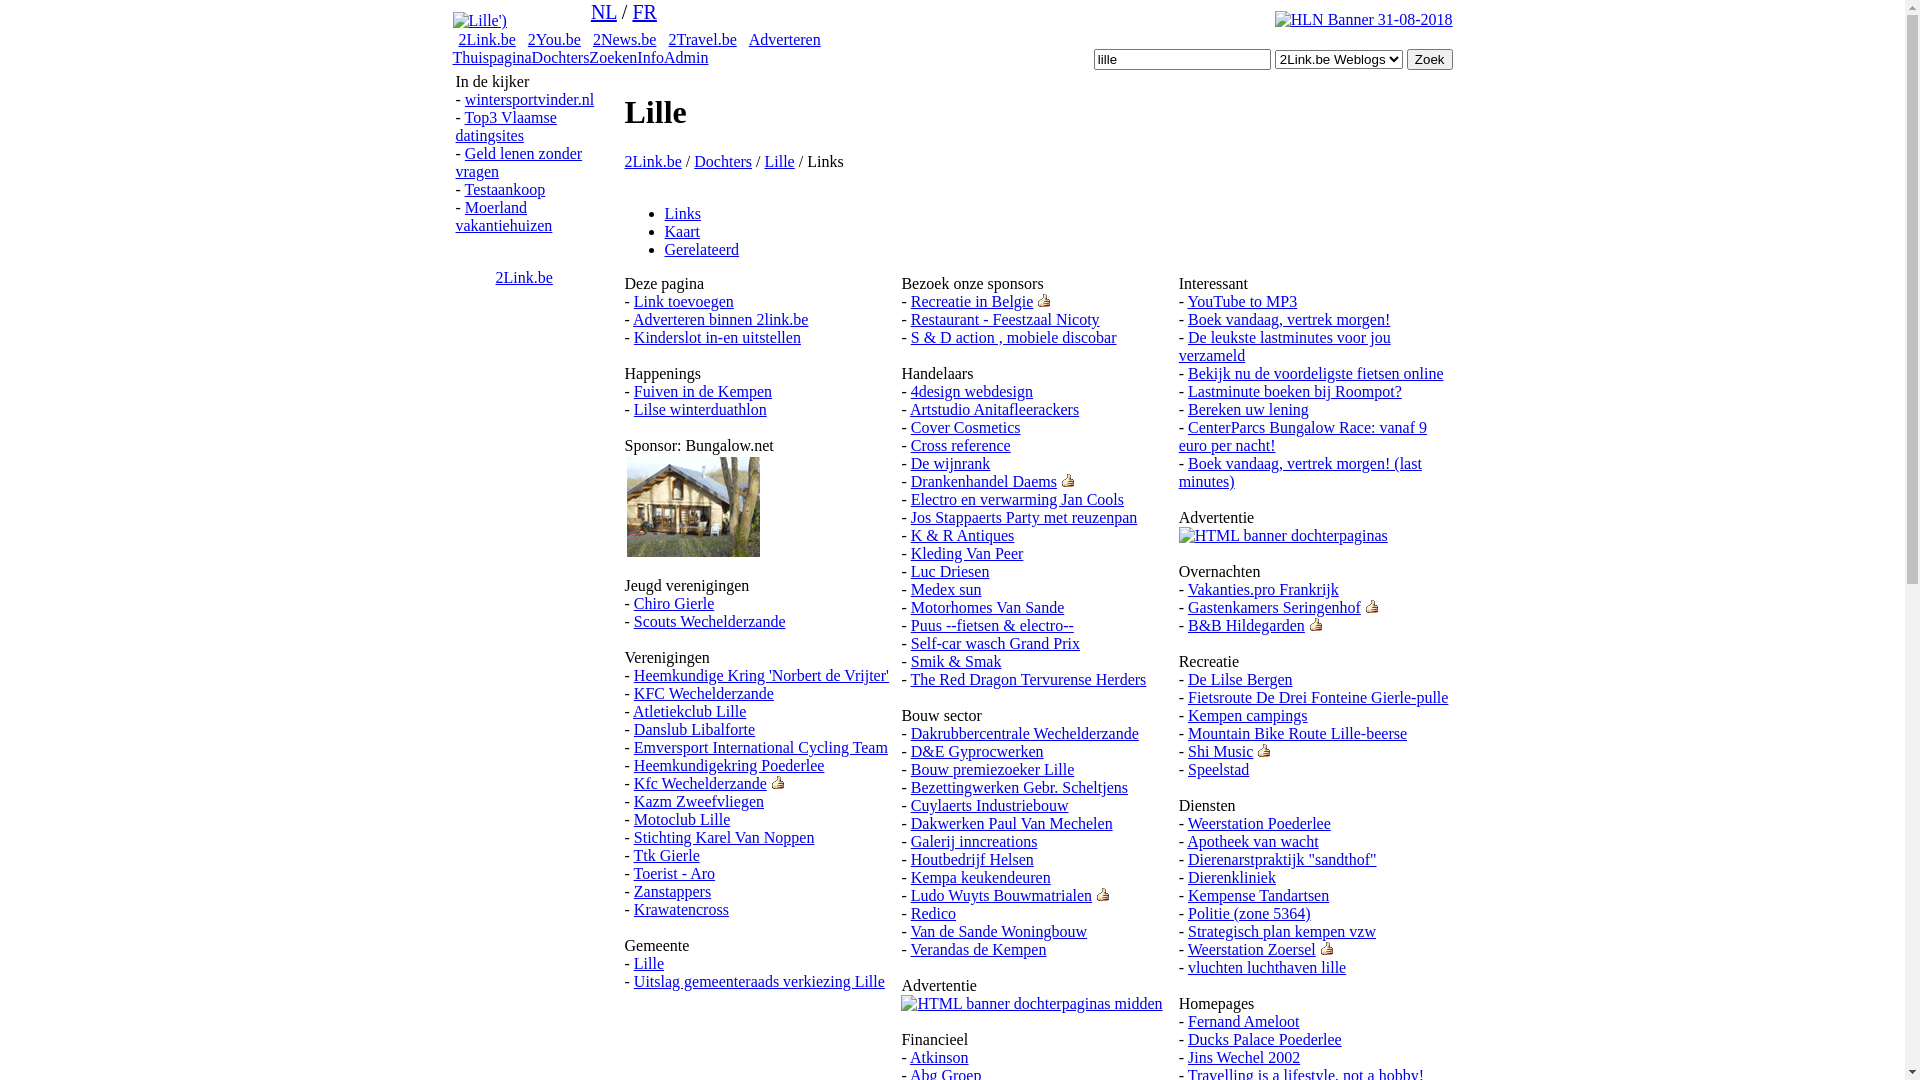  Describe the element at coordinates (1266, 966) in the screenshot. I see `'vluchten luchthaven lille'` at that location.